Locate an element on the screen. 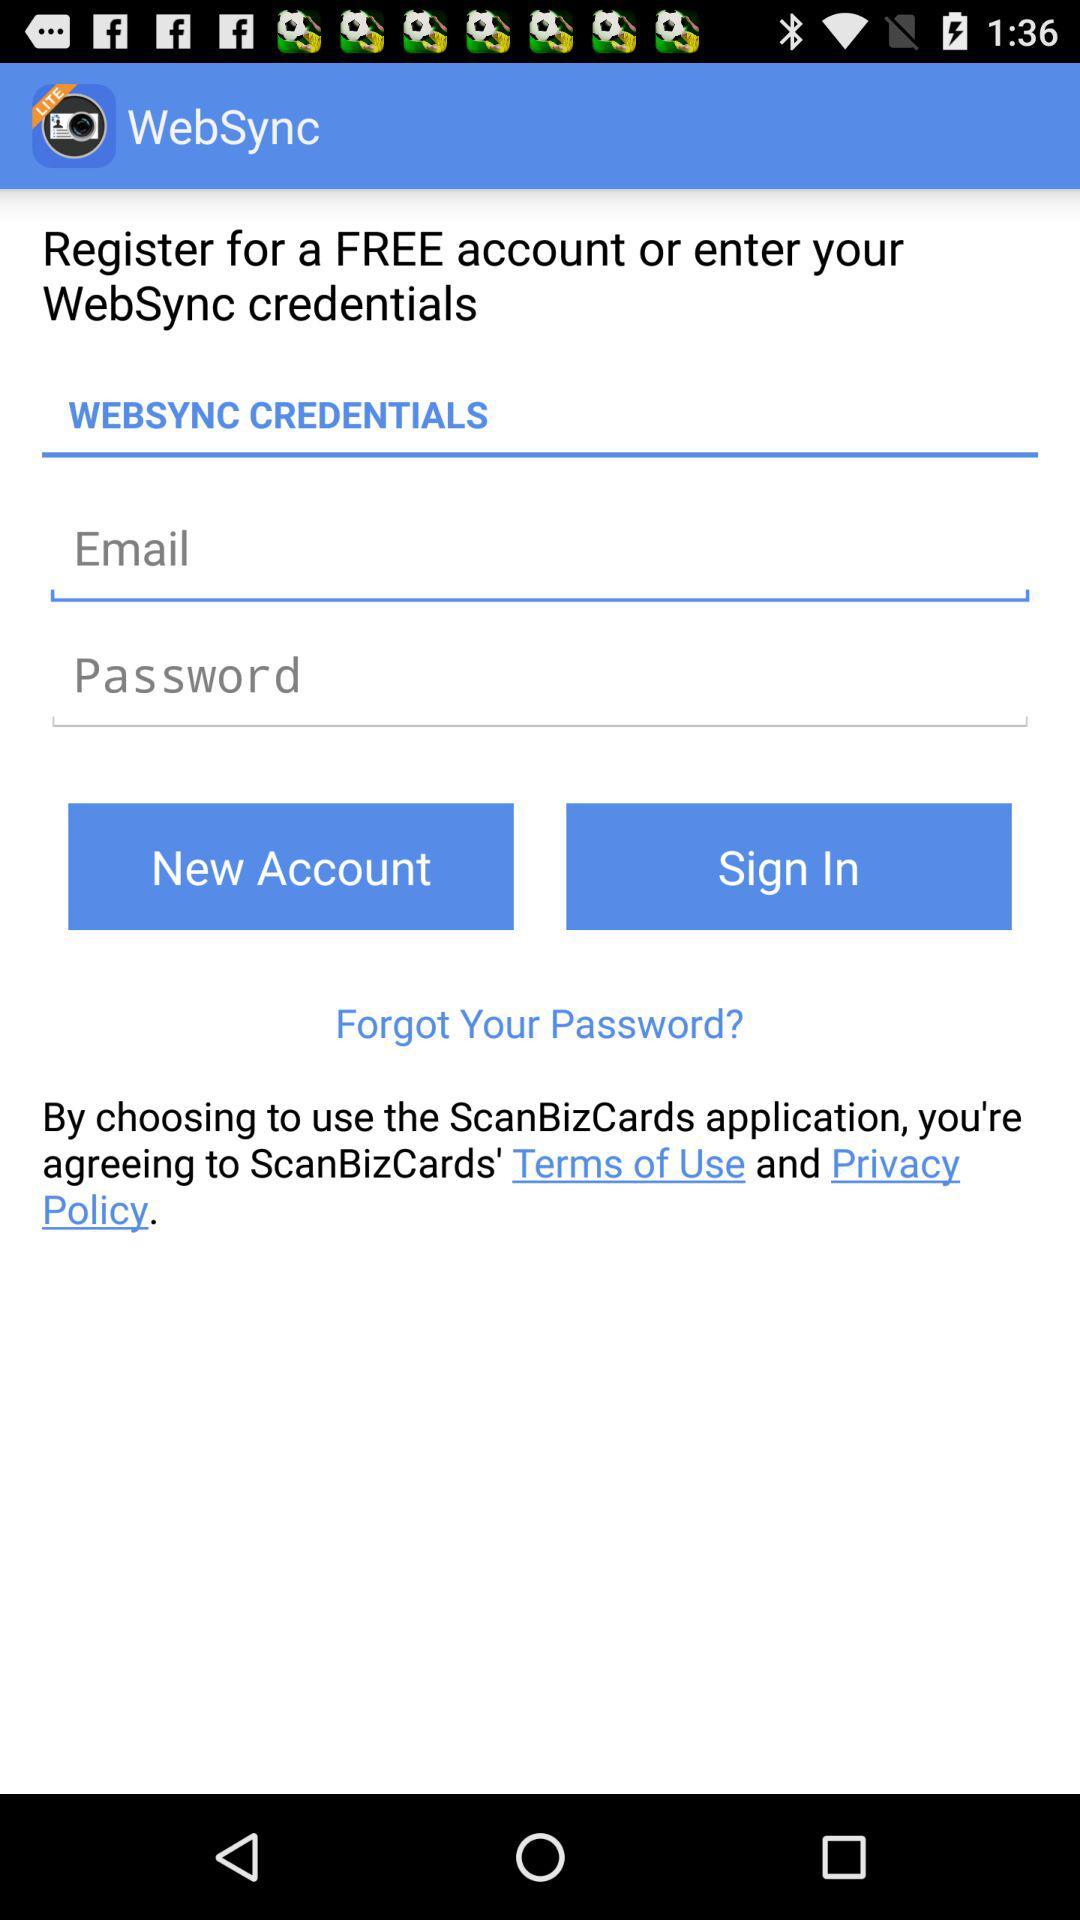 The width and height of the screenshot is (1080, 1920). password is located at coordinates (540, 673).